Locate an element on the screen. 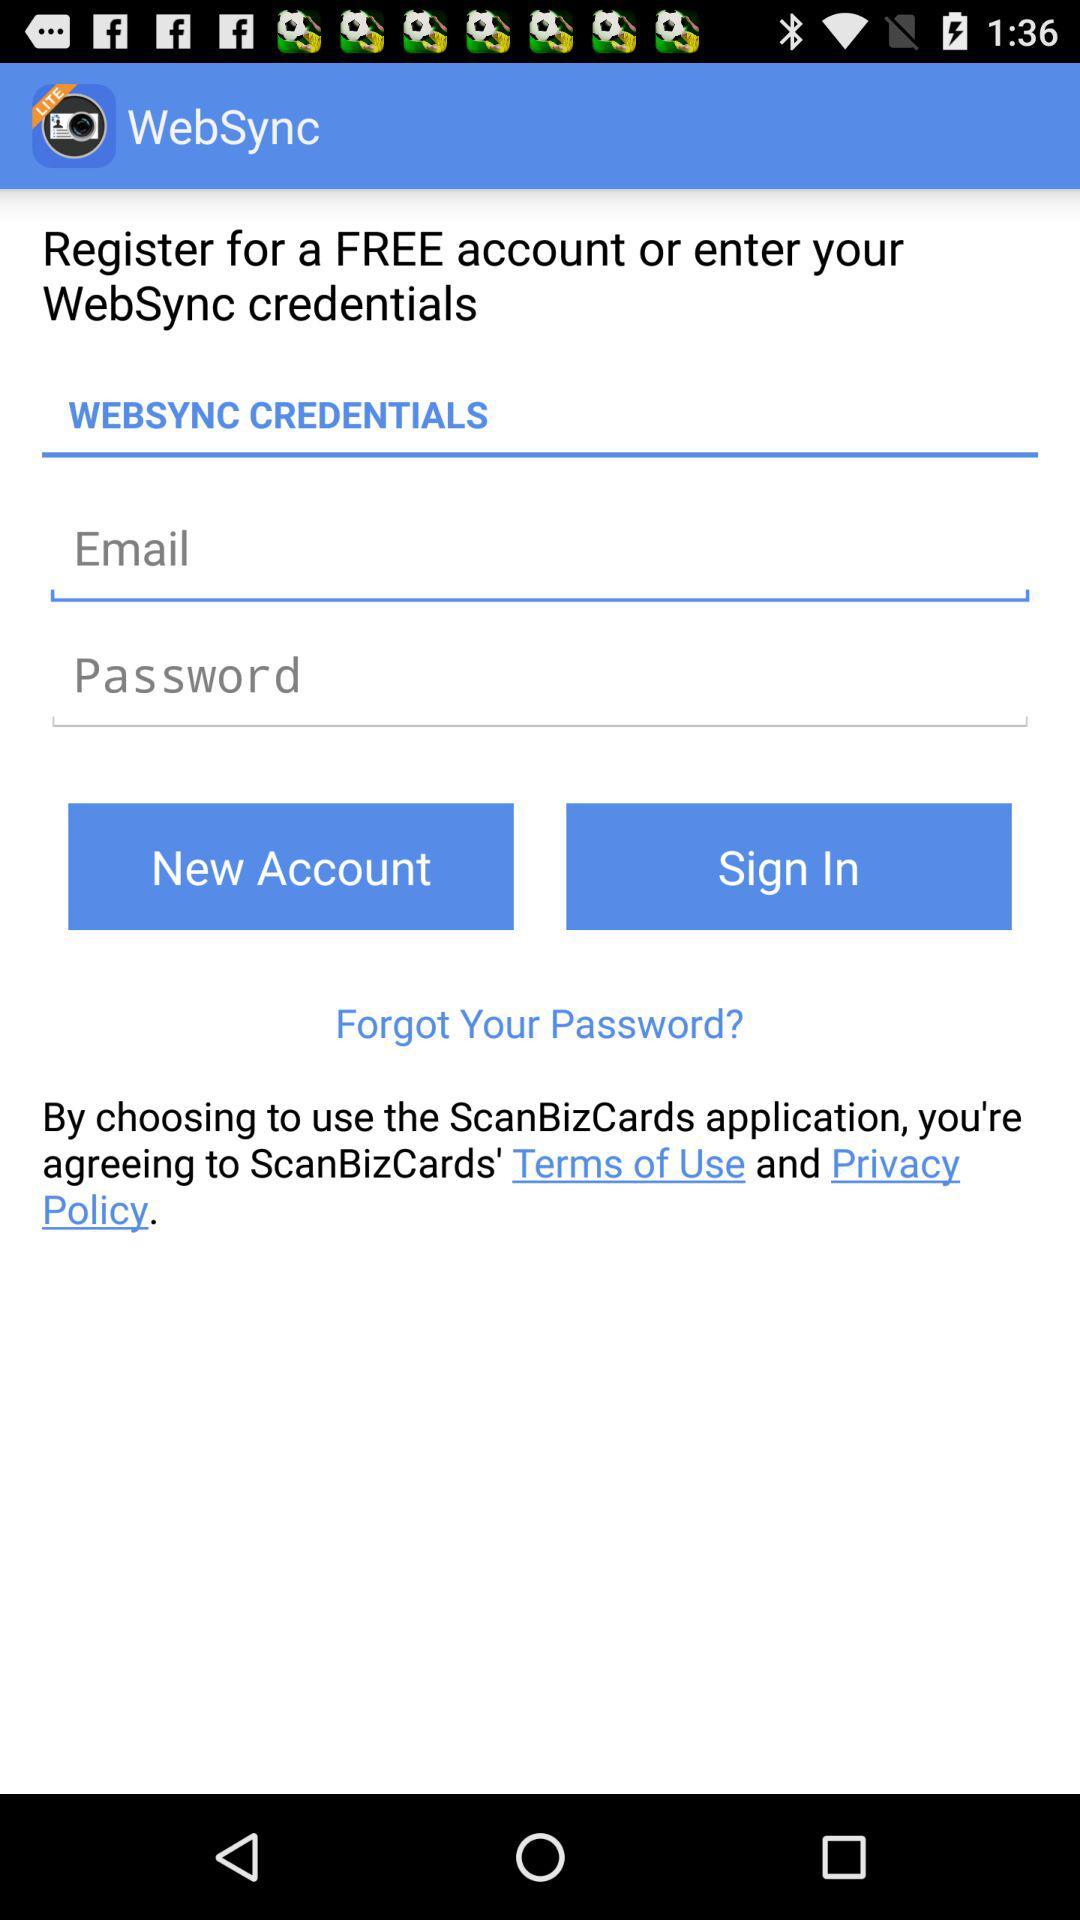 The width and height of the screenshot is (1080, 1920). password is located at coordinates (540, 673).